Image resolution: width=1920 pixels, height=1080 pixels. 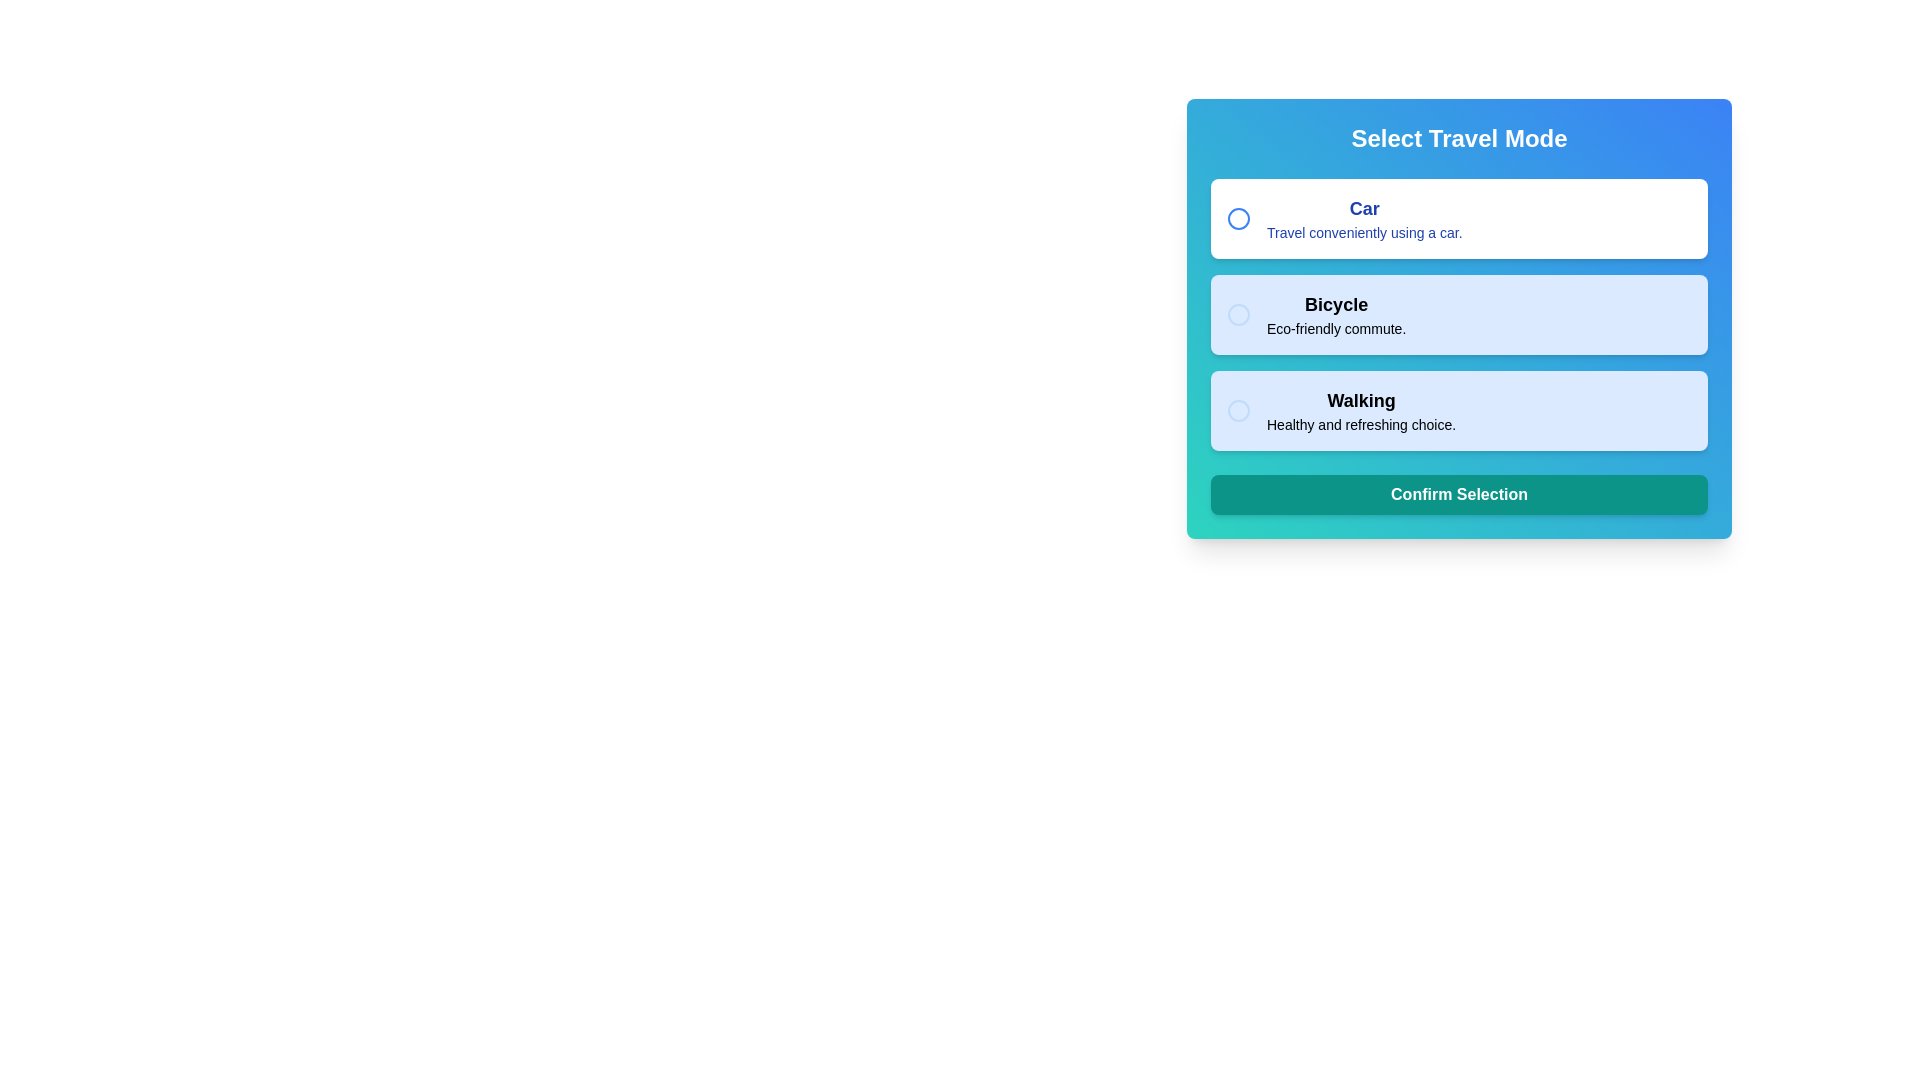 What do you see at coordinates (1336, 327) in the screenshot?
I see `the secondary descriptor text label for the 'Bicycle' option, which provides additional context about this choice and is centrally aligned below the primary label 'Bicycle'` at bounding box center [1336, 327].